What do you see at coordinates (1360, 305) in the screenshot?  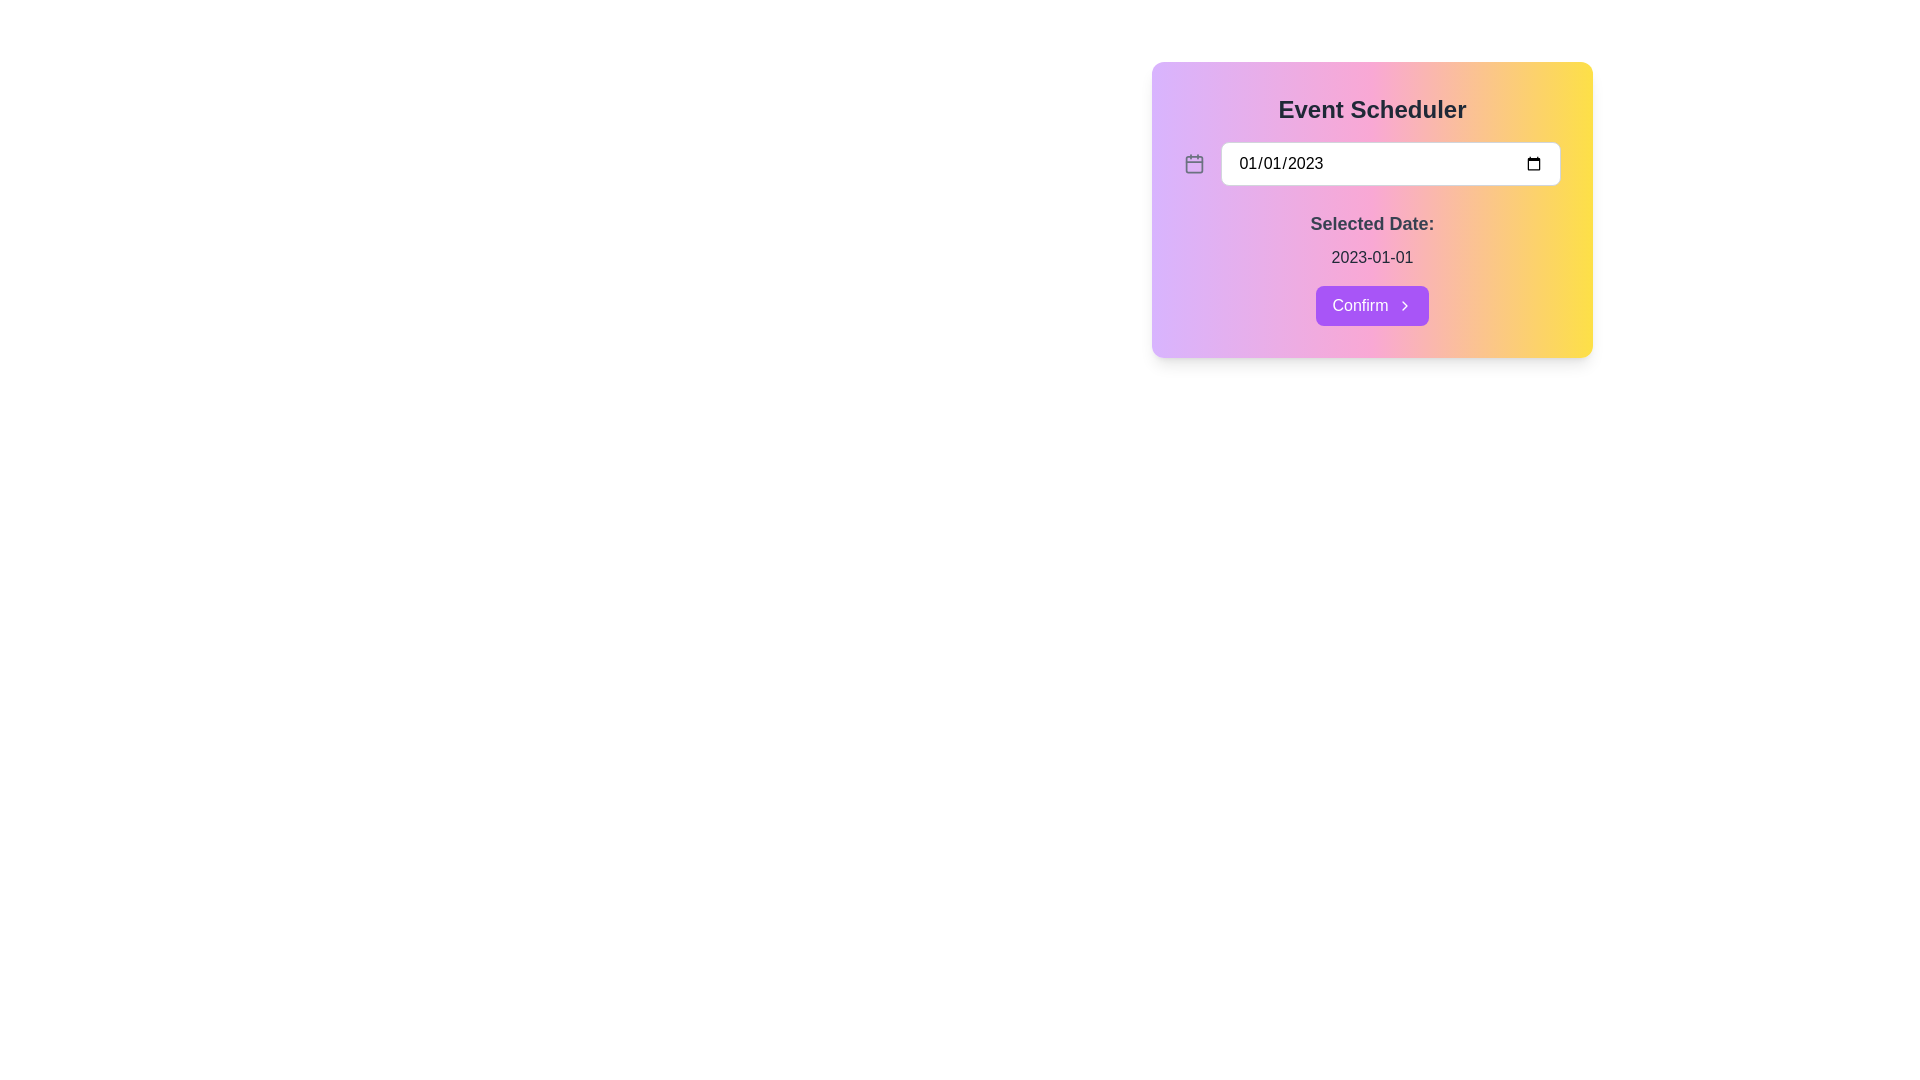 I see `the 'Confirm' text label which is displayed in white on a purple button beneath the 'Selected Date' section` at bounding box center [1360, 305].